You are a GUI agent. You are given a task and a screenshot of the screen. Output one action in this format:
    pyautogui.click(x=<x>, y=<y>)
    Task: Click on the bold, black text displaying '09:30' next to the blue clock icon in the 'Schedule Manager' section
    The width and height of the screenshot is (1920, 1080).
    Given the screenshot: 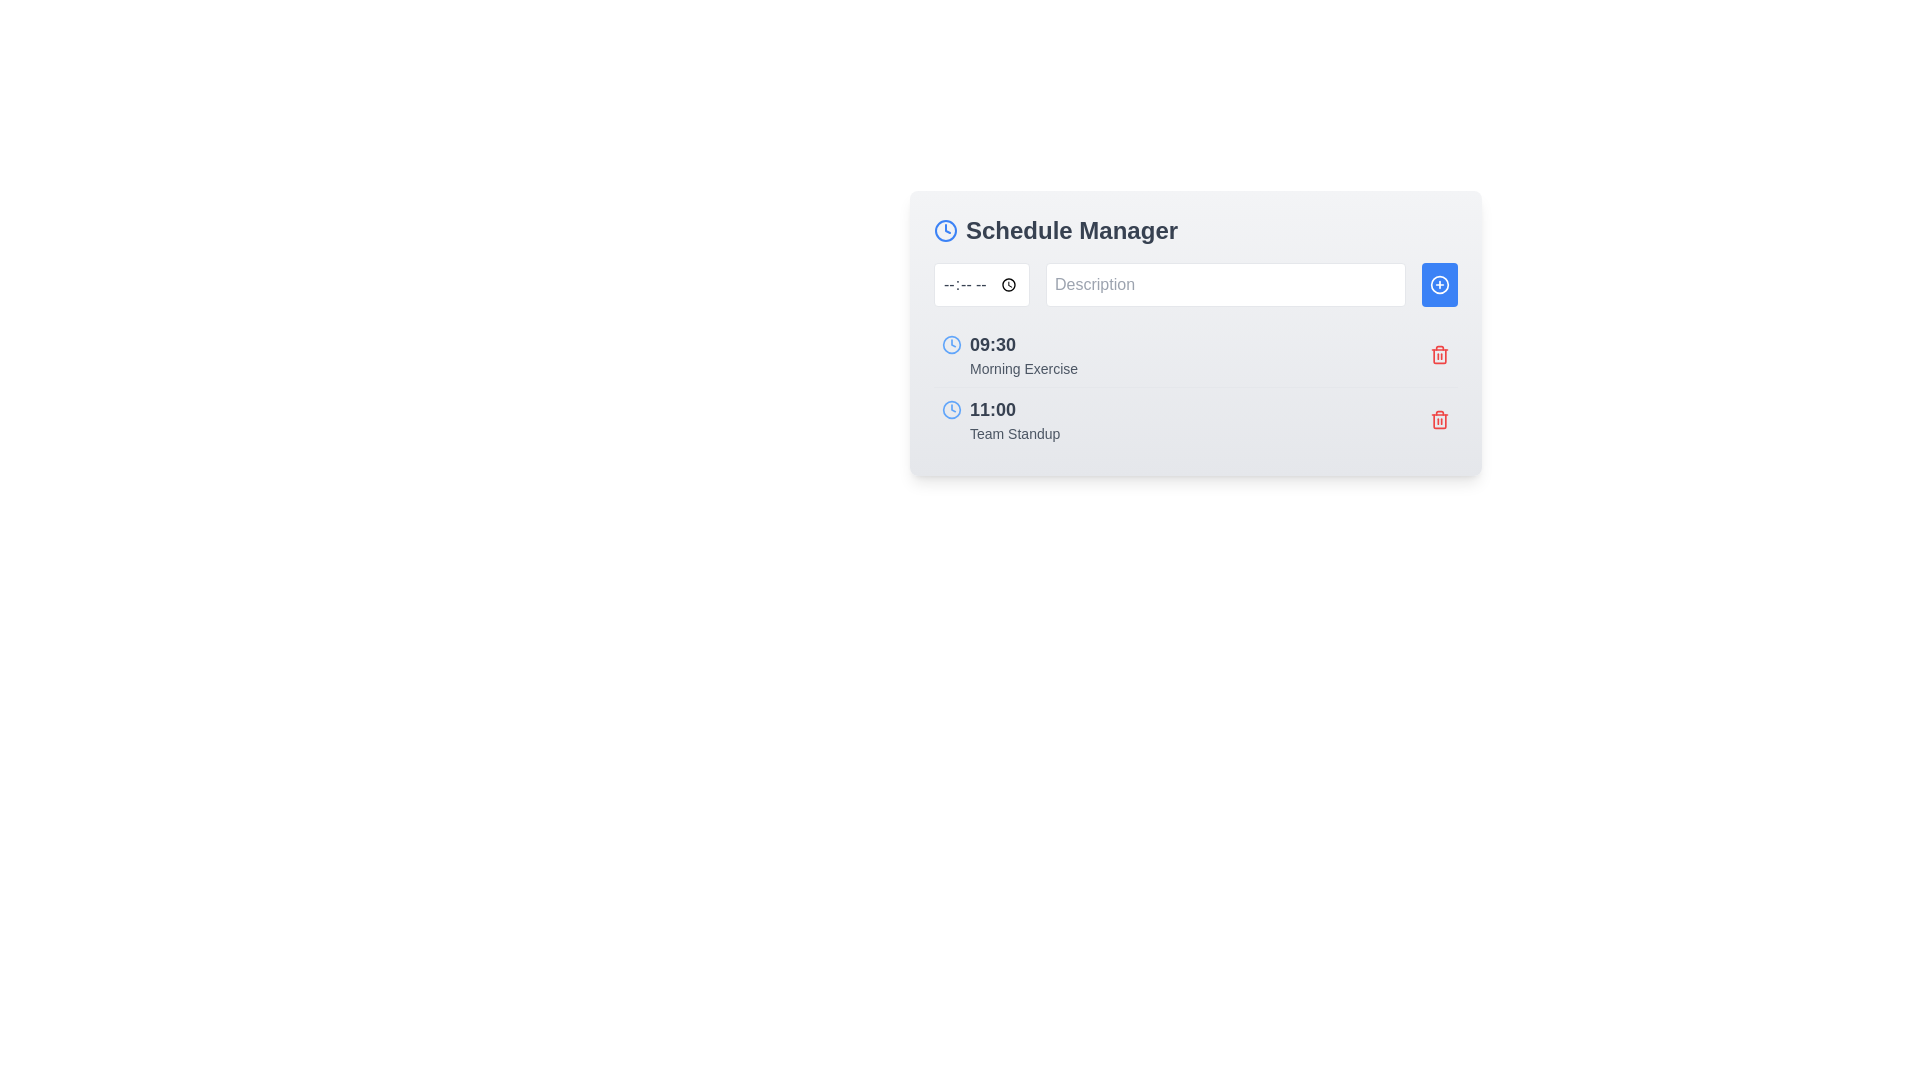 What is the action you would take?
    pyautogui.click(x=1010, y=343)
    